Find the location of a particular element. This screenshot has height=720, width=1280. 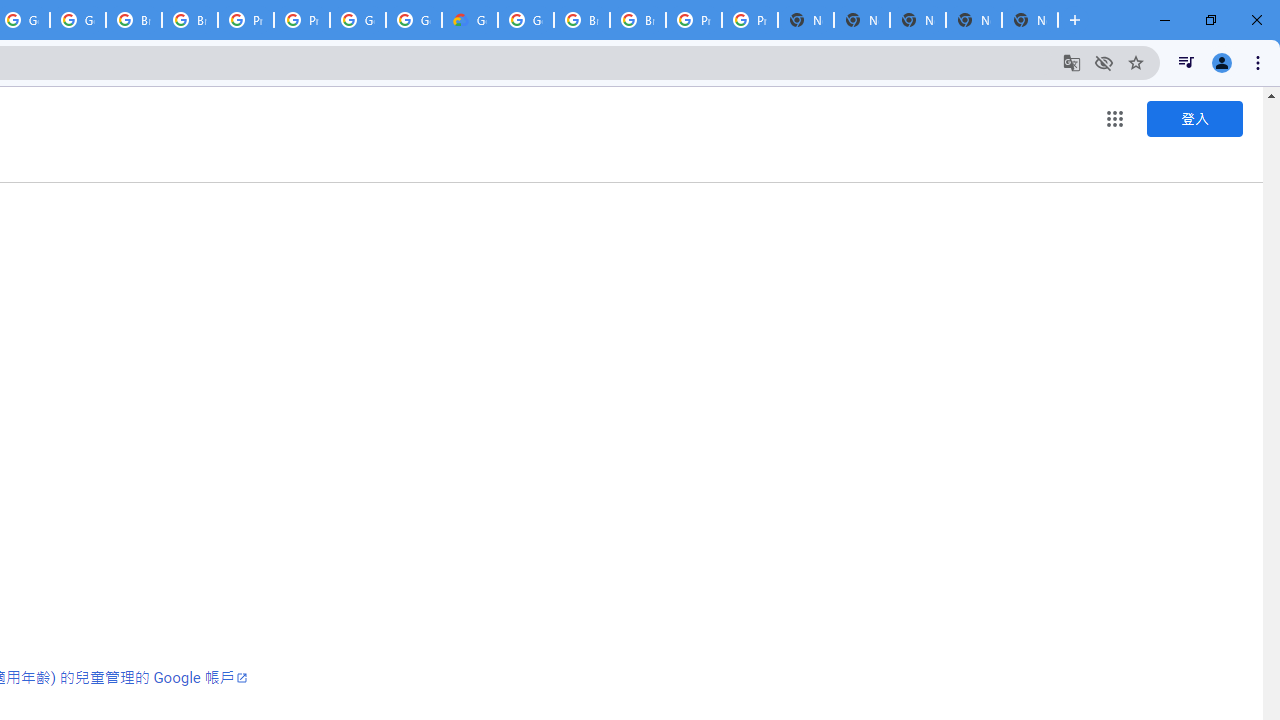

'Google Cloud Estimate Summary' is located at coordinates (468, 20).